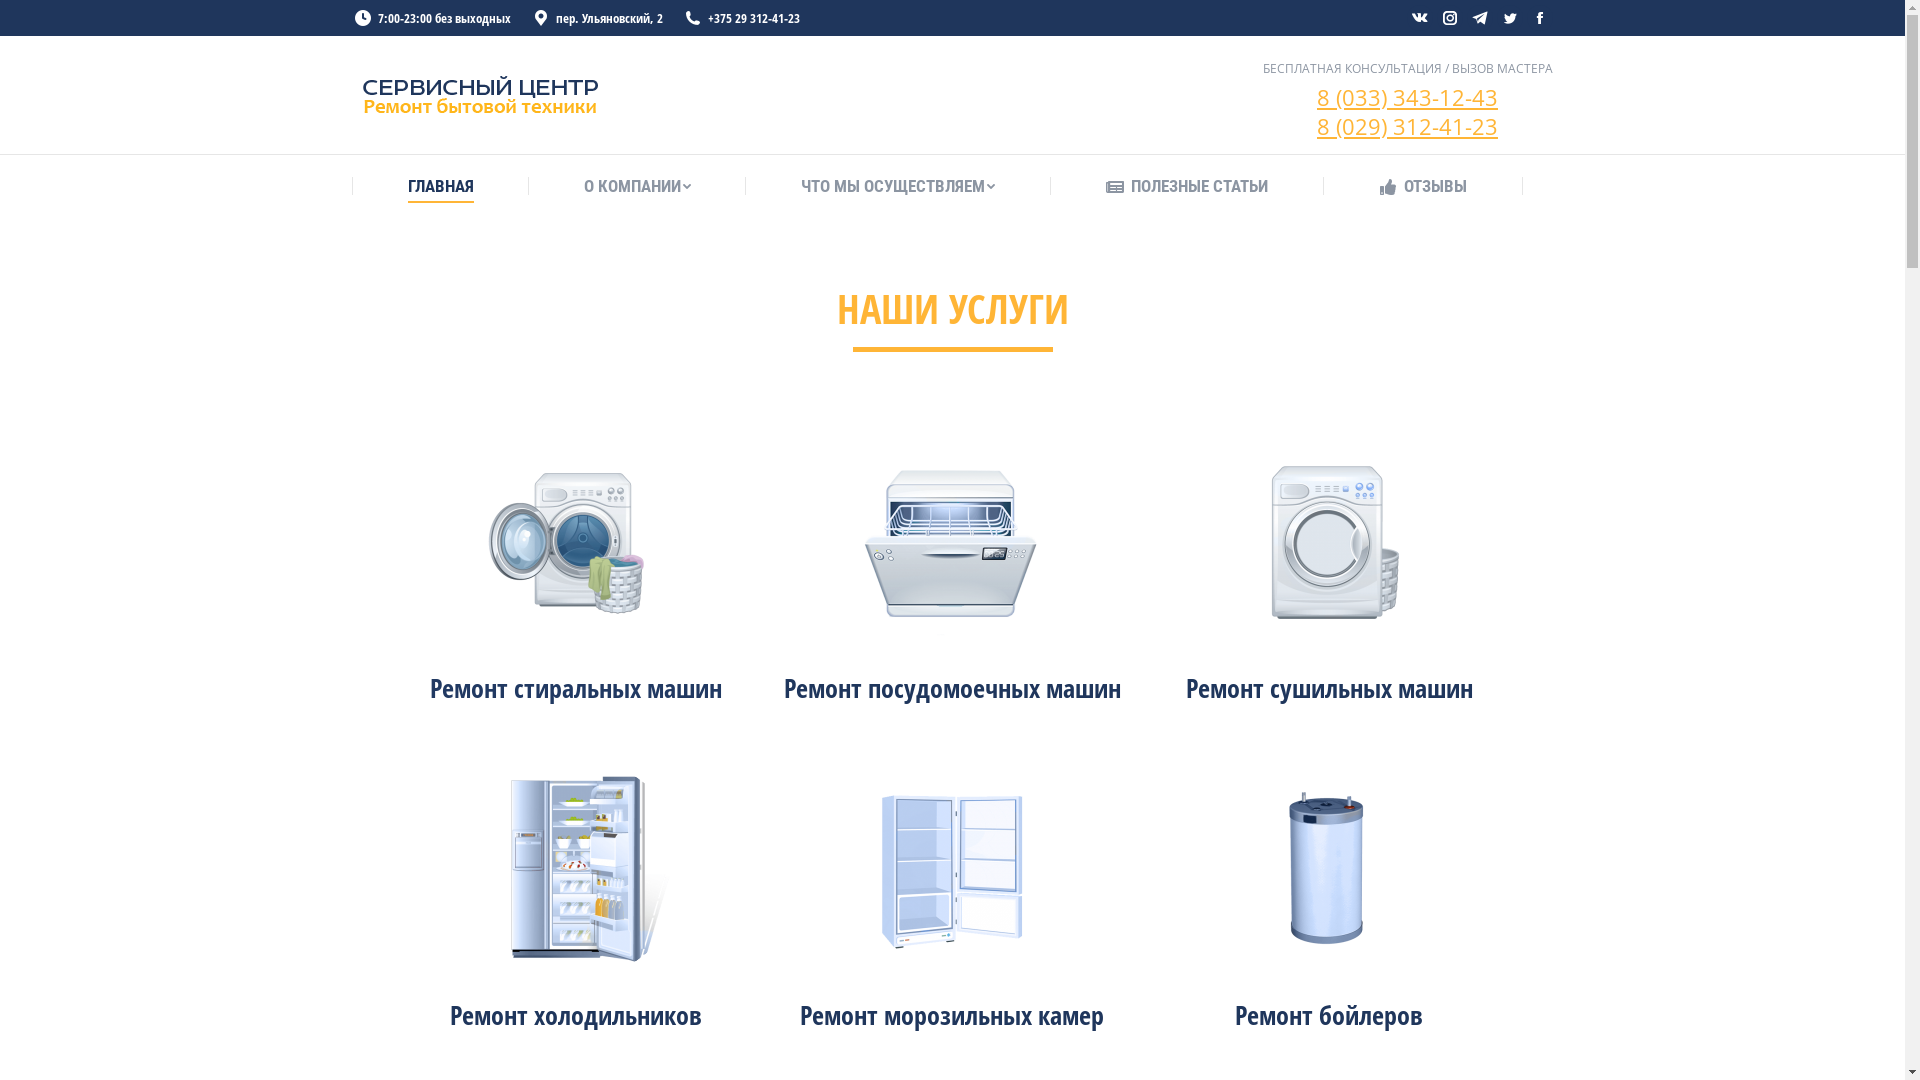  Describe the element at coordinates (1316, 96) in the screenshot. I see `'8 (033) 343-12-43'` at that location.